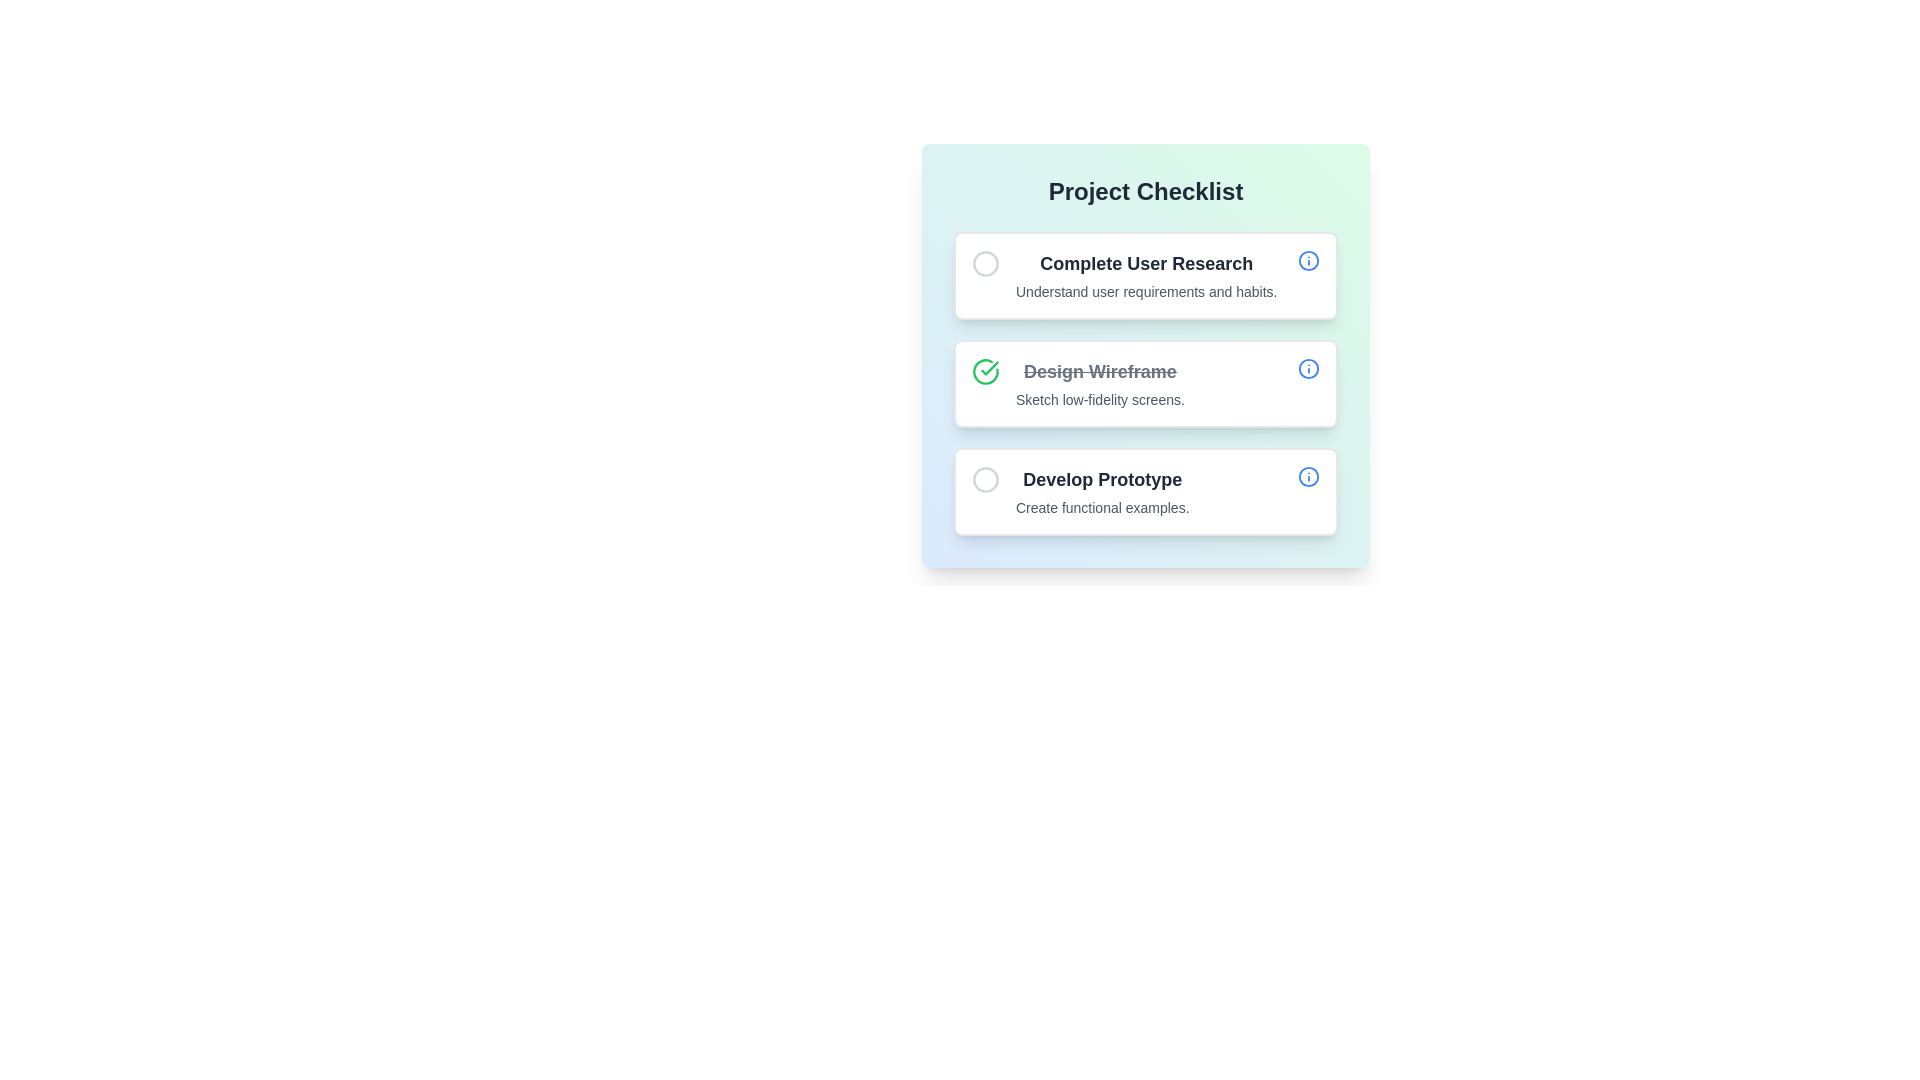 Image resolution: width=1920 pixels, height=1080 pixels. Describe the element at coordinates (1146, 384) in the screenshot. I see `the completed task element in the project checklist titled 'Project Checklist', which indicates the 'Design Wireframe' task and is visually struck through` at that location.